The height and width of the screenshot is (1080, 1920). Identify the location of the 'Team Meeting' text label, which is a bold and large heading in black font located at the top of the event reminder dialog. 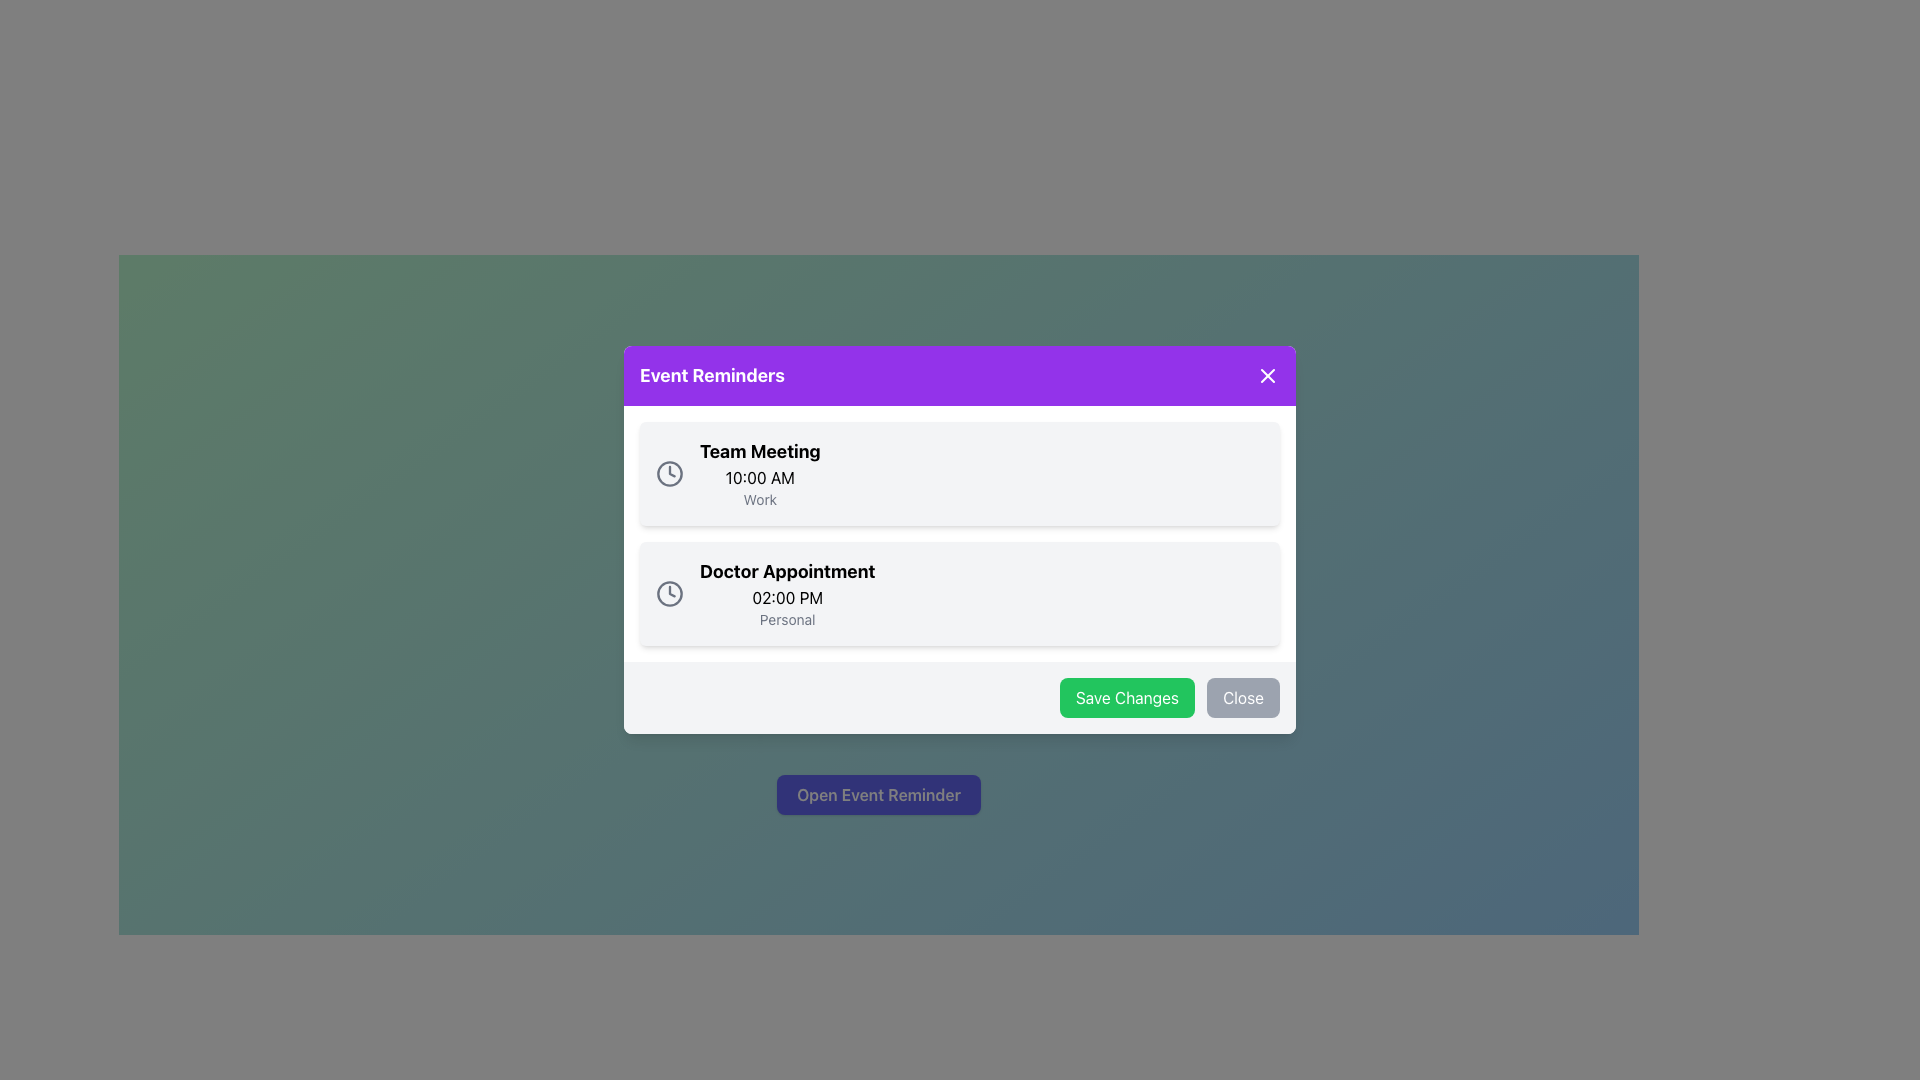
(759, 451).